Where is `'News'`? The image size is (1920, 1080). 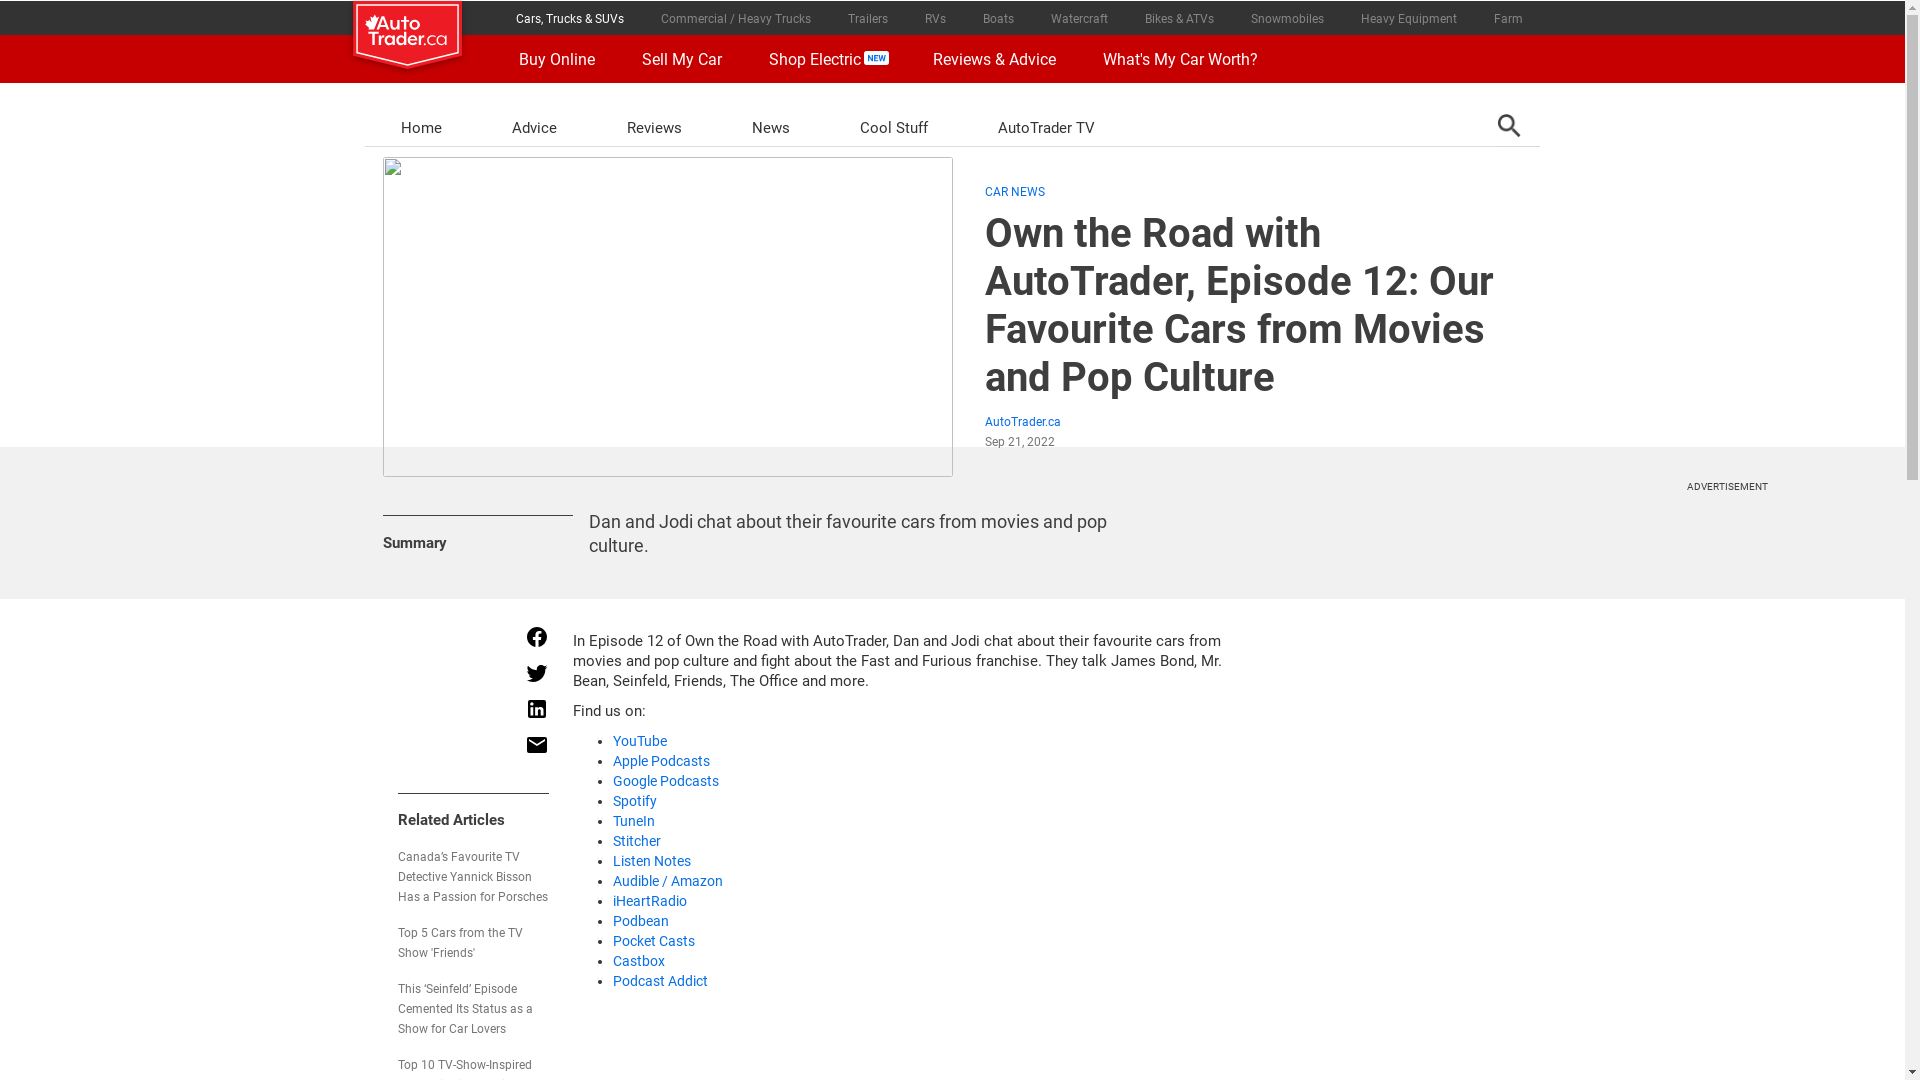
'News' is located at coordinates (770, 127).